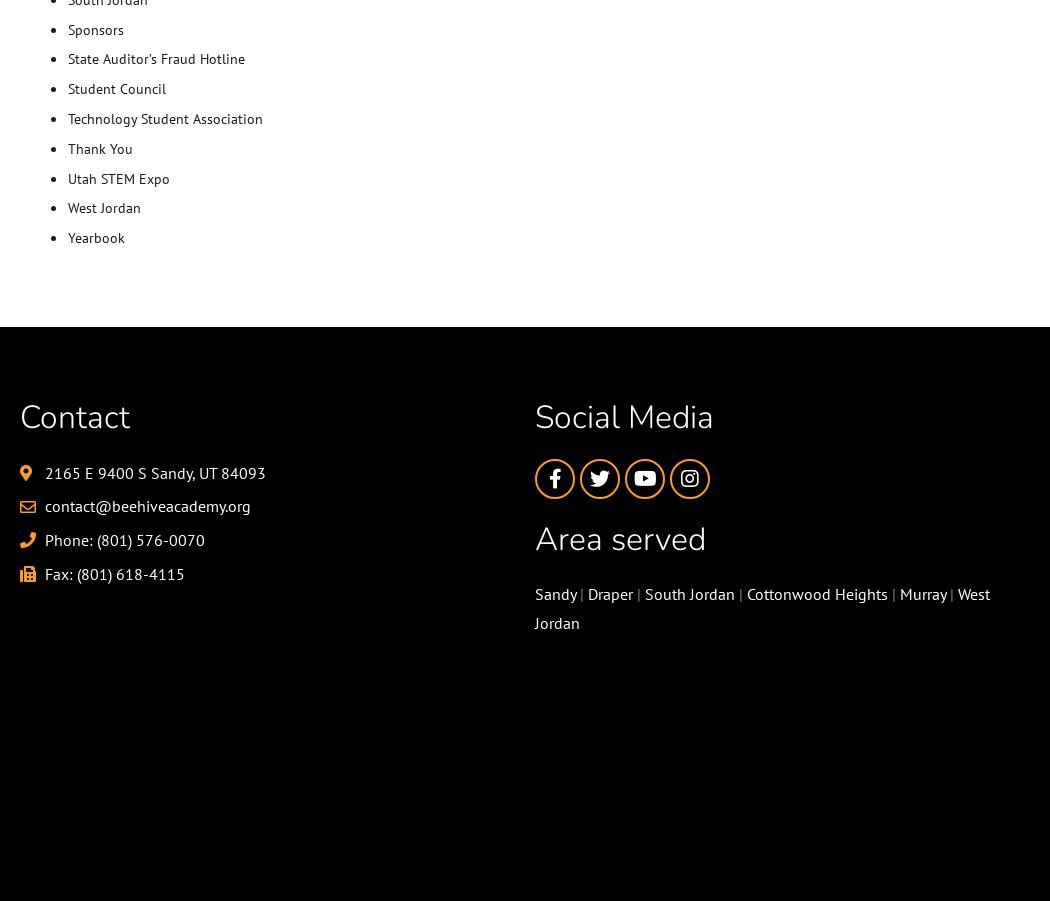 Image resolution: width=1050 pixels, height=901 pixels. I want to click on 'Student Council', so click(115, 88).